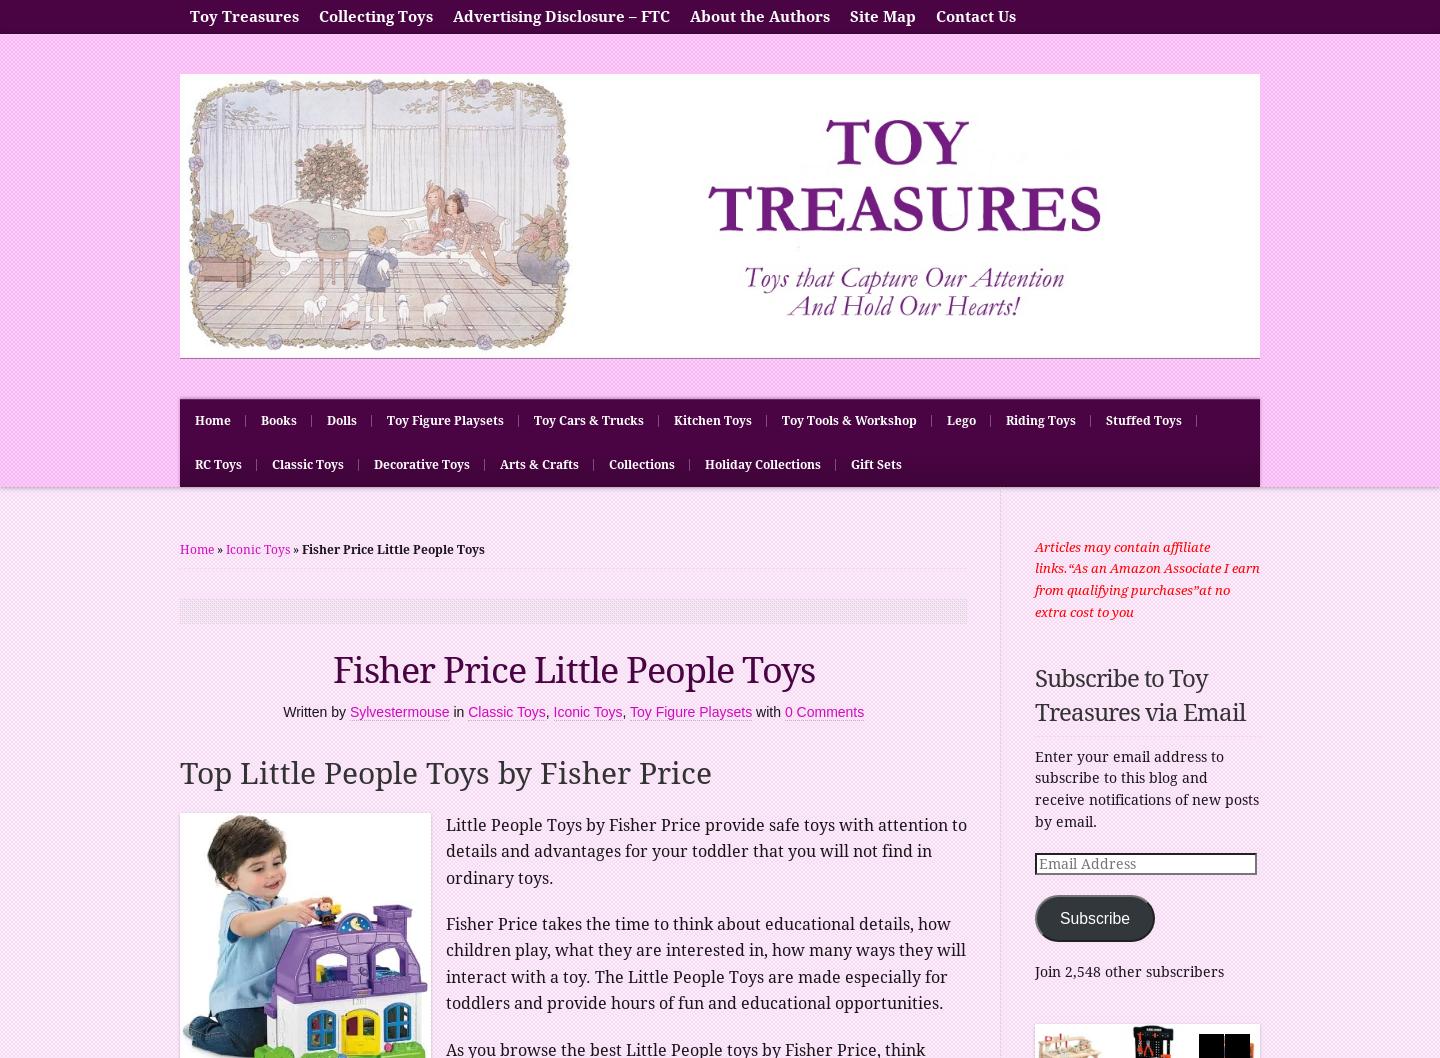  I want to click on 'in', so click(460, 712).